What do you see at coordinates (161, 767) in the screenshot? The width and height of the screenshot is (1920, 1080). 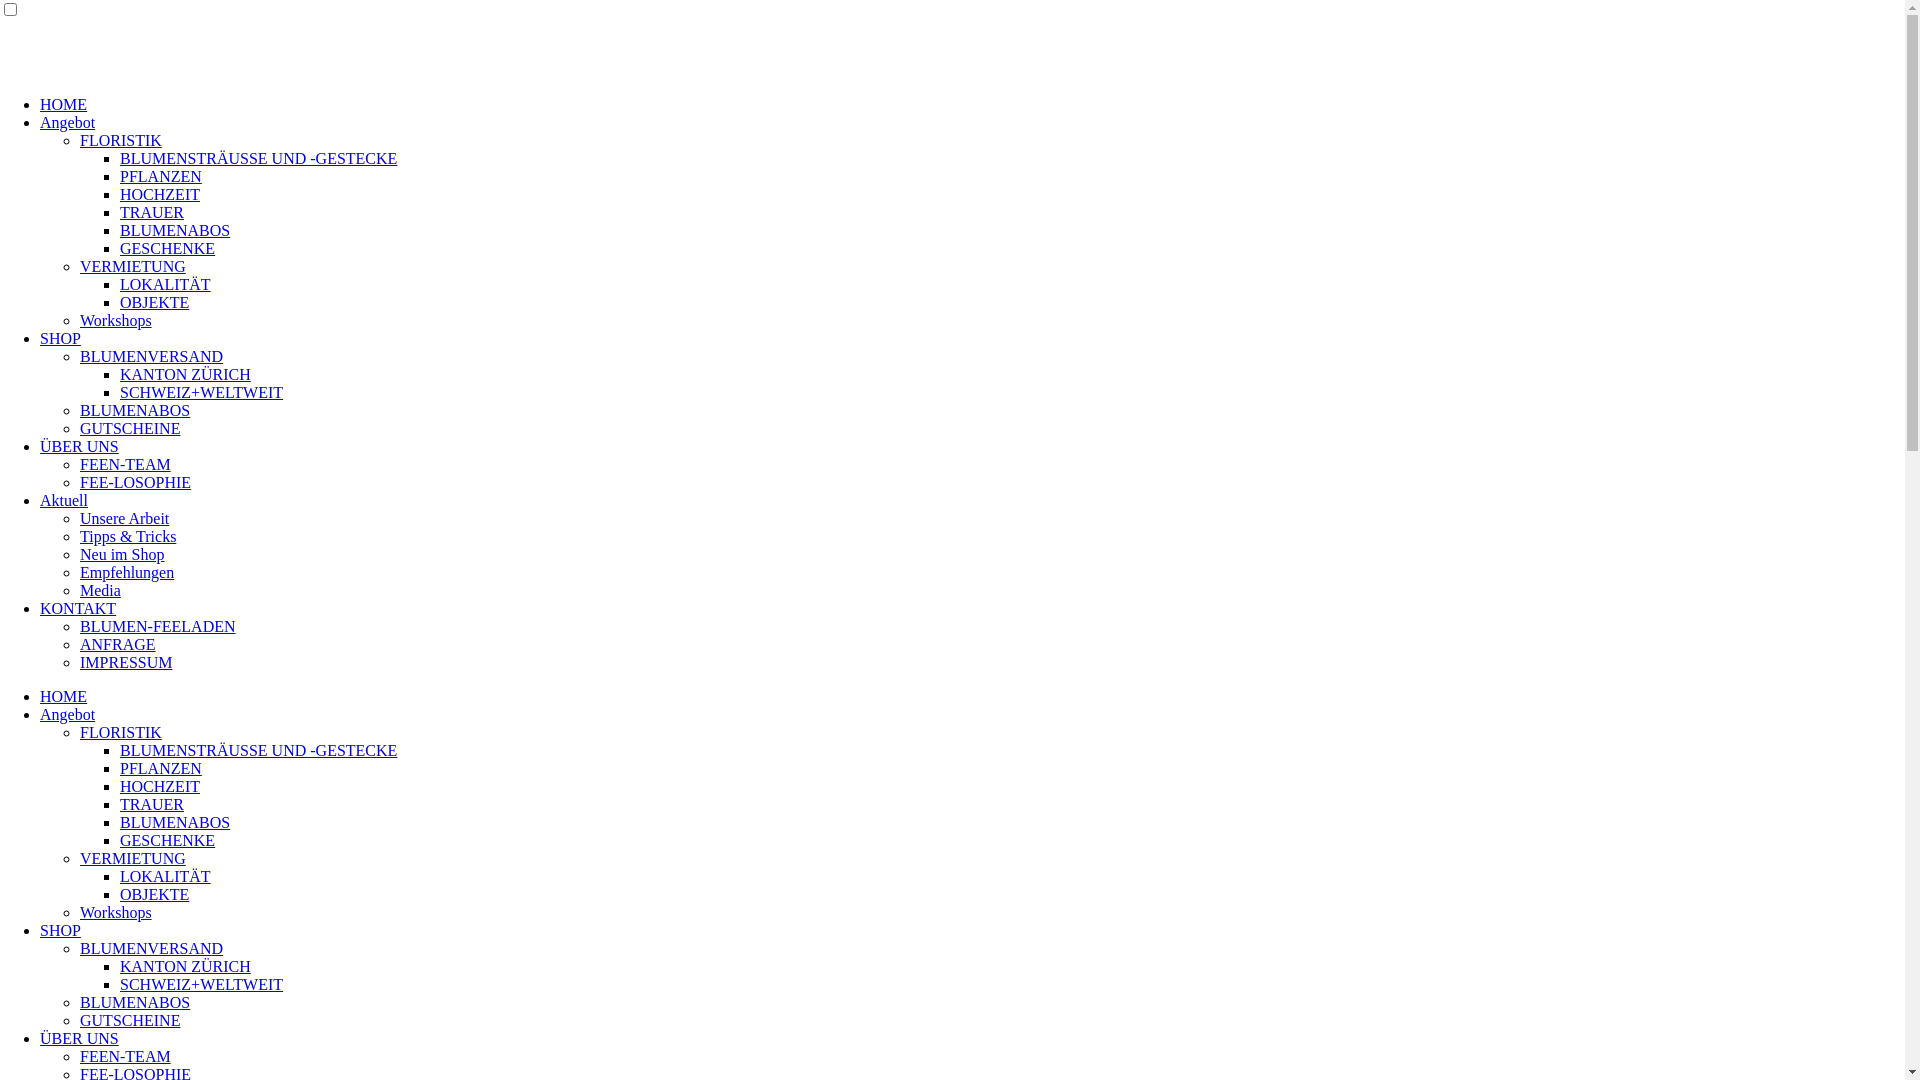 I see `'PFLANZEN'` at bounding box center [161, 767].